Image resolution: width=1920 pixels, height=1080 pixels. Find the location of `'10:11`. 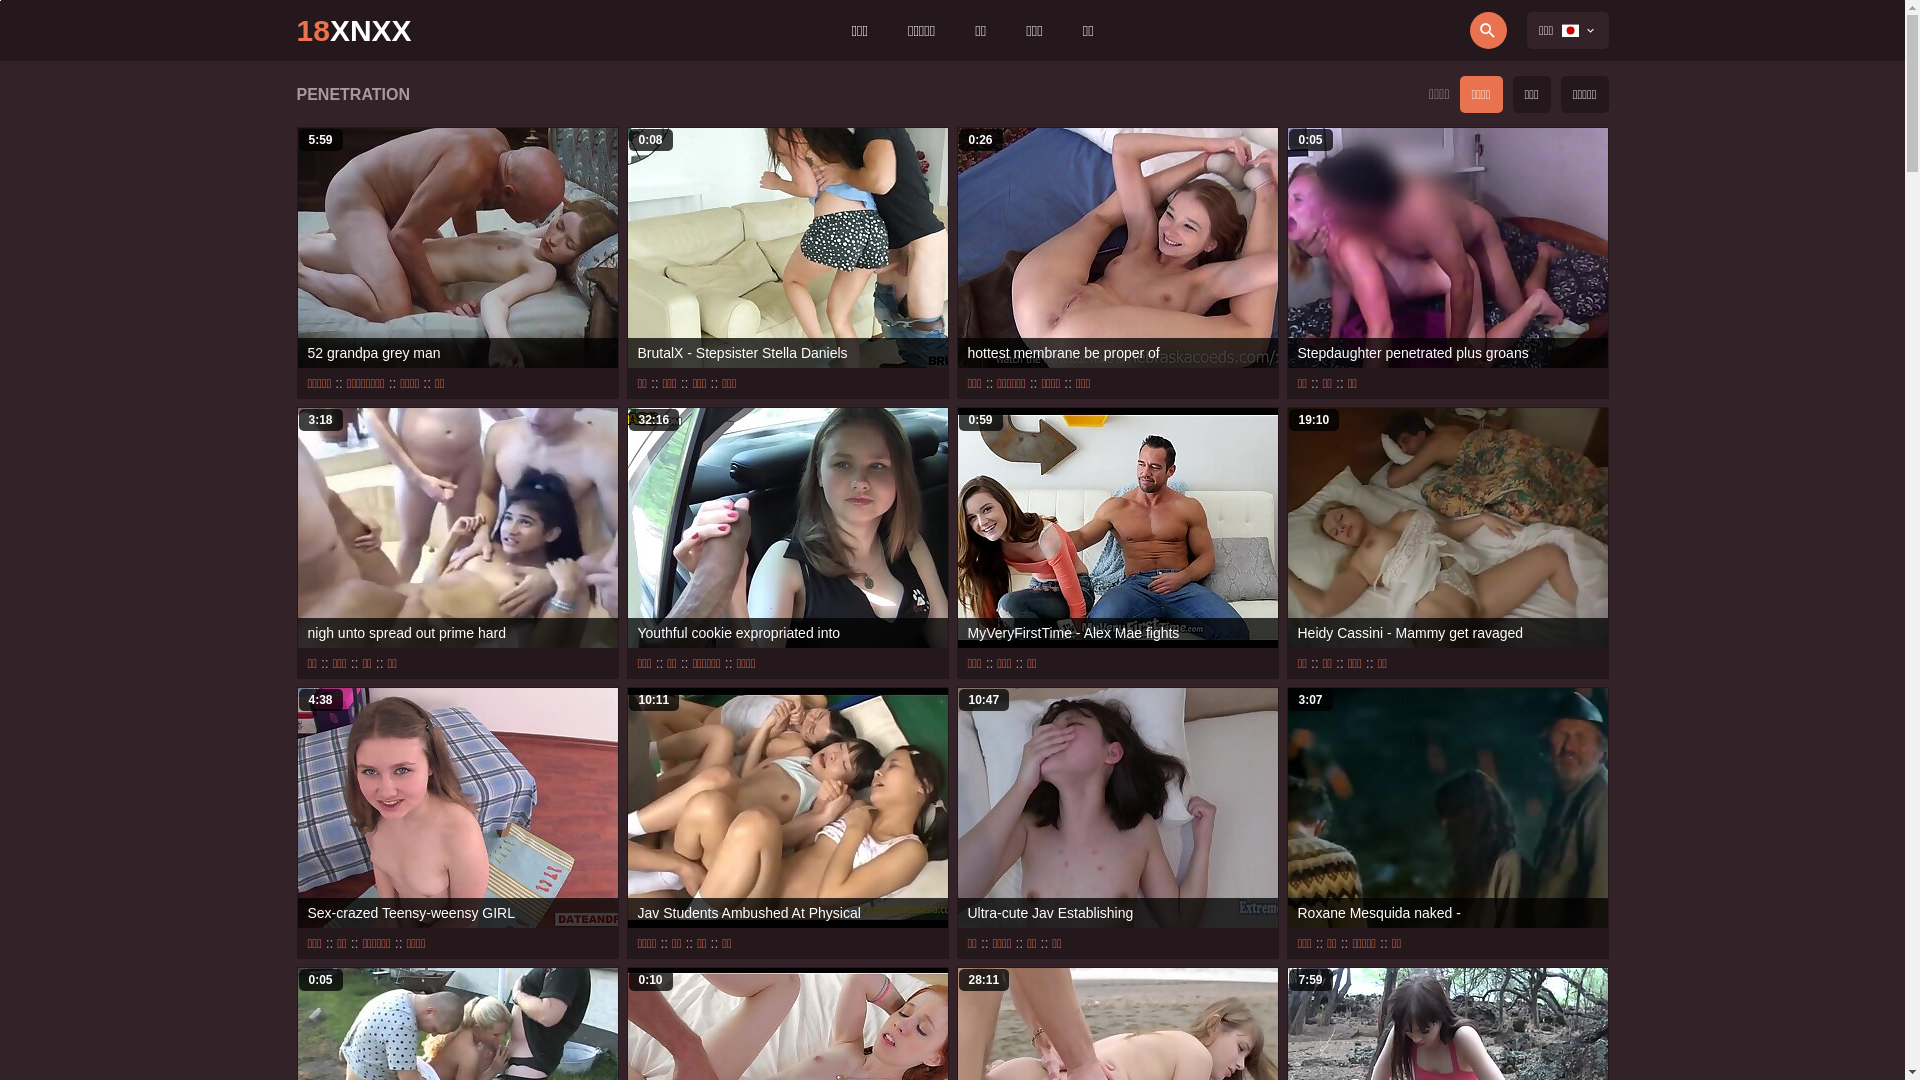

'10:11 is located at coordinates (786, 806).